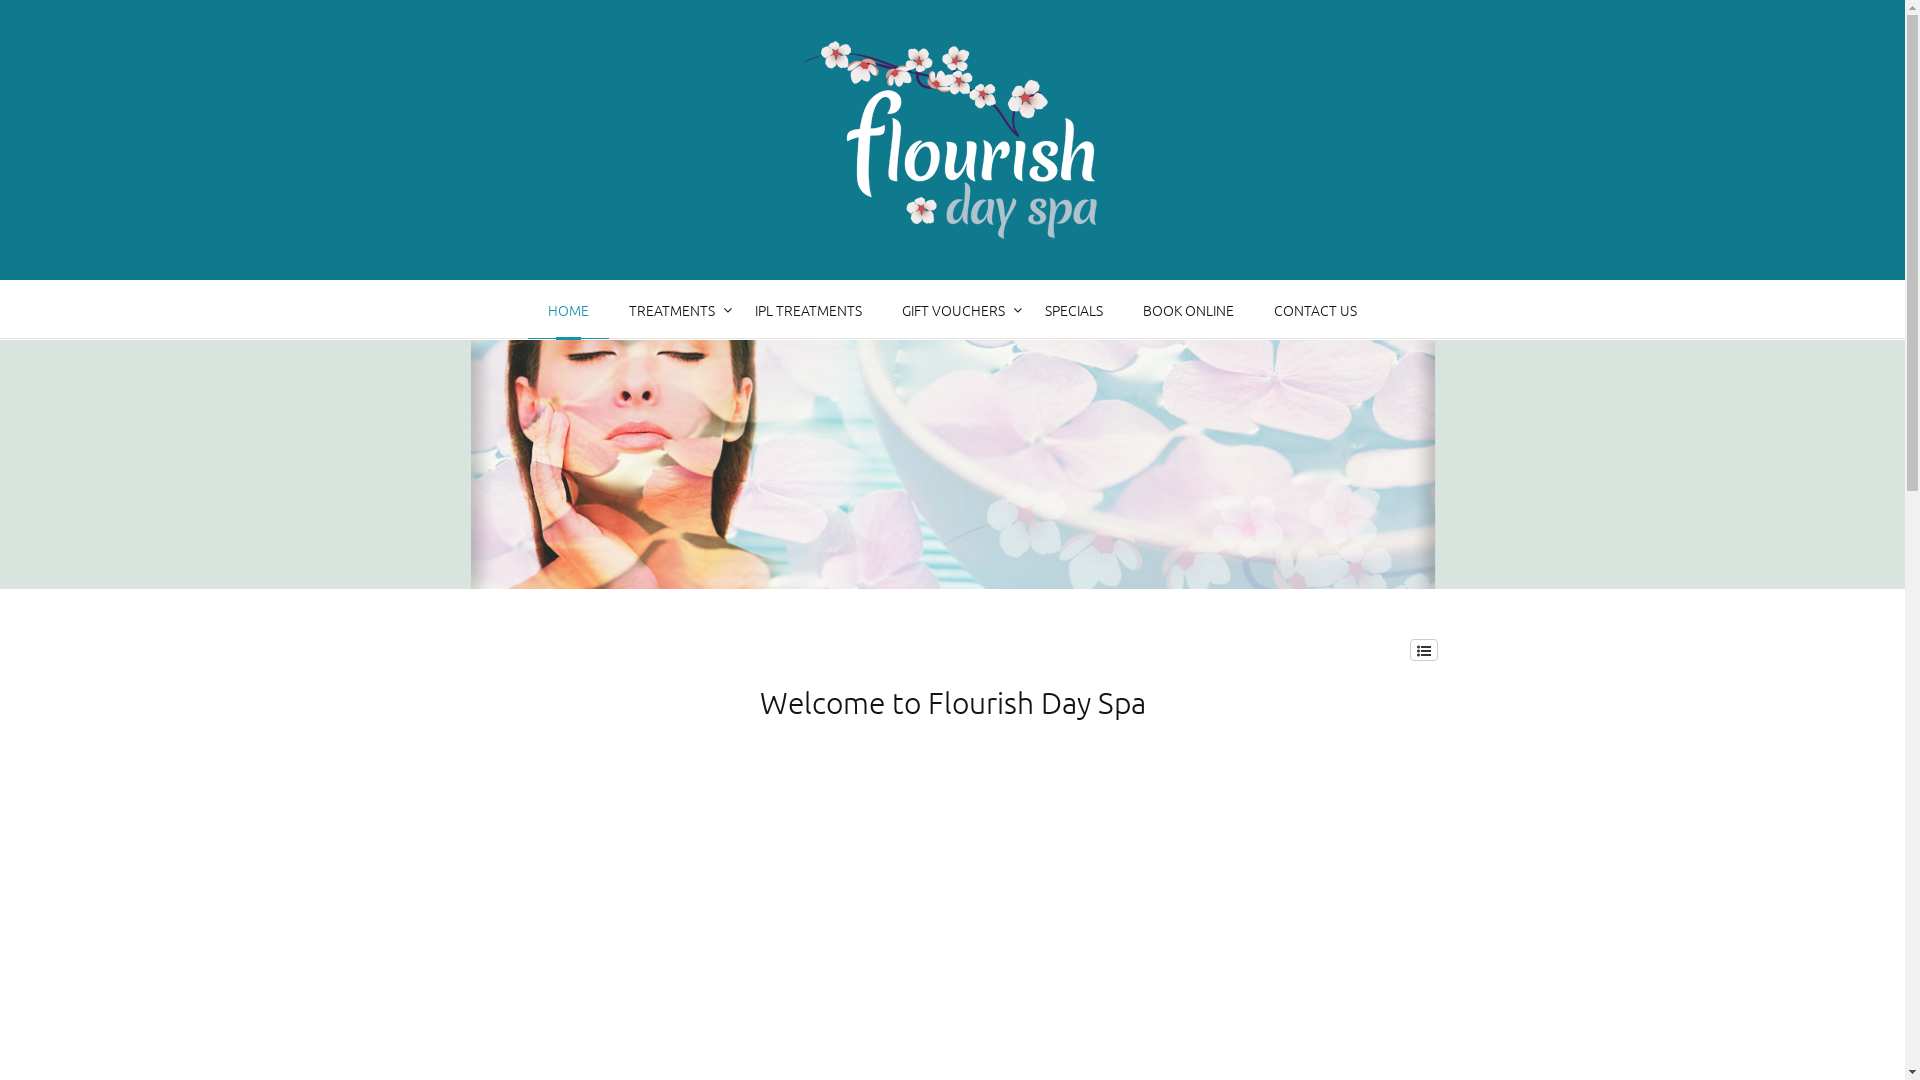  I want to click on 'CONTACT US', so click(1315, 309).